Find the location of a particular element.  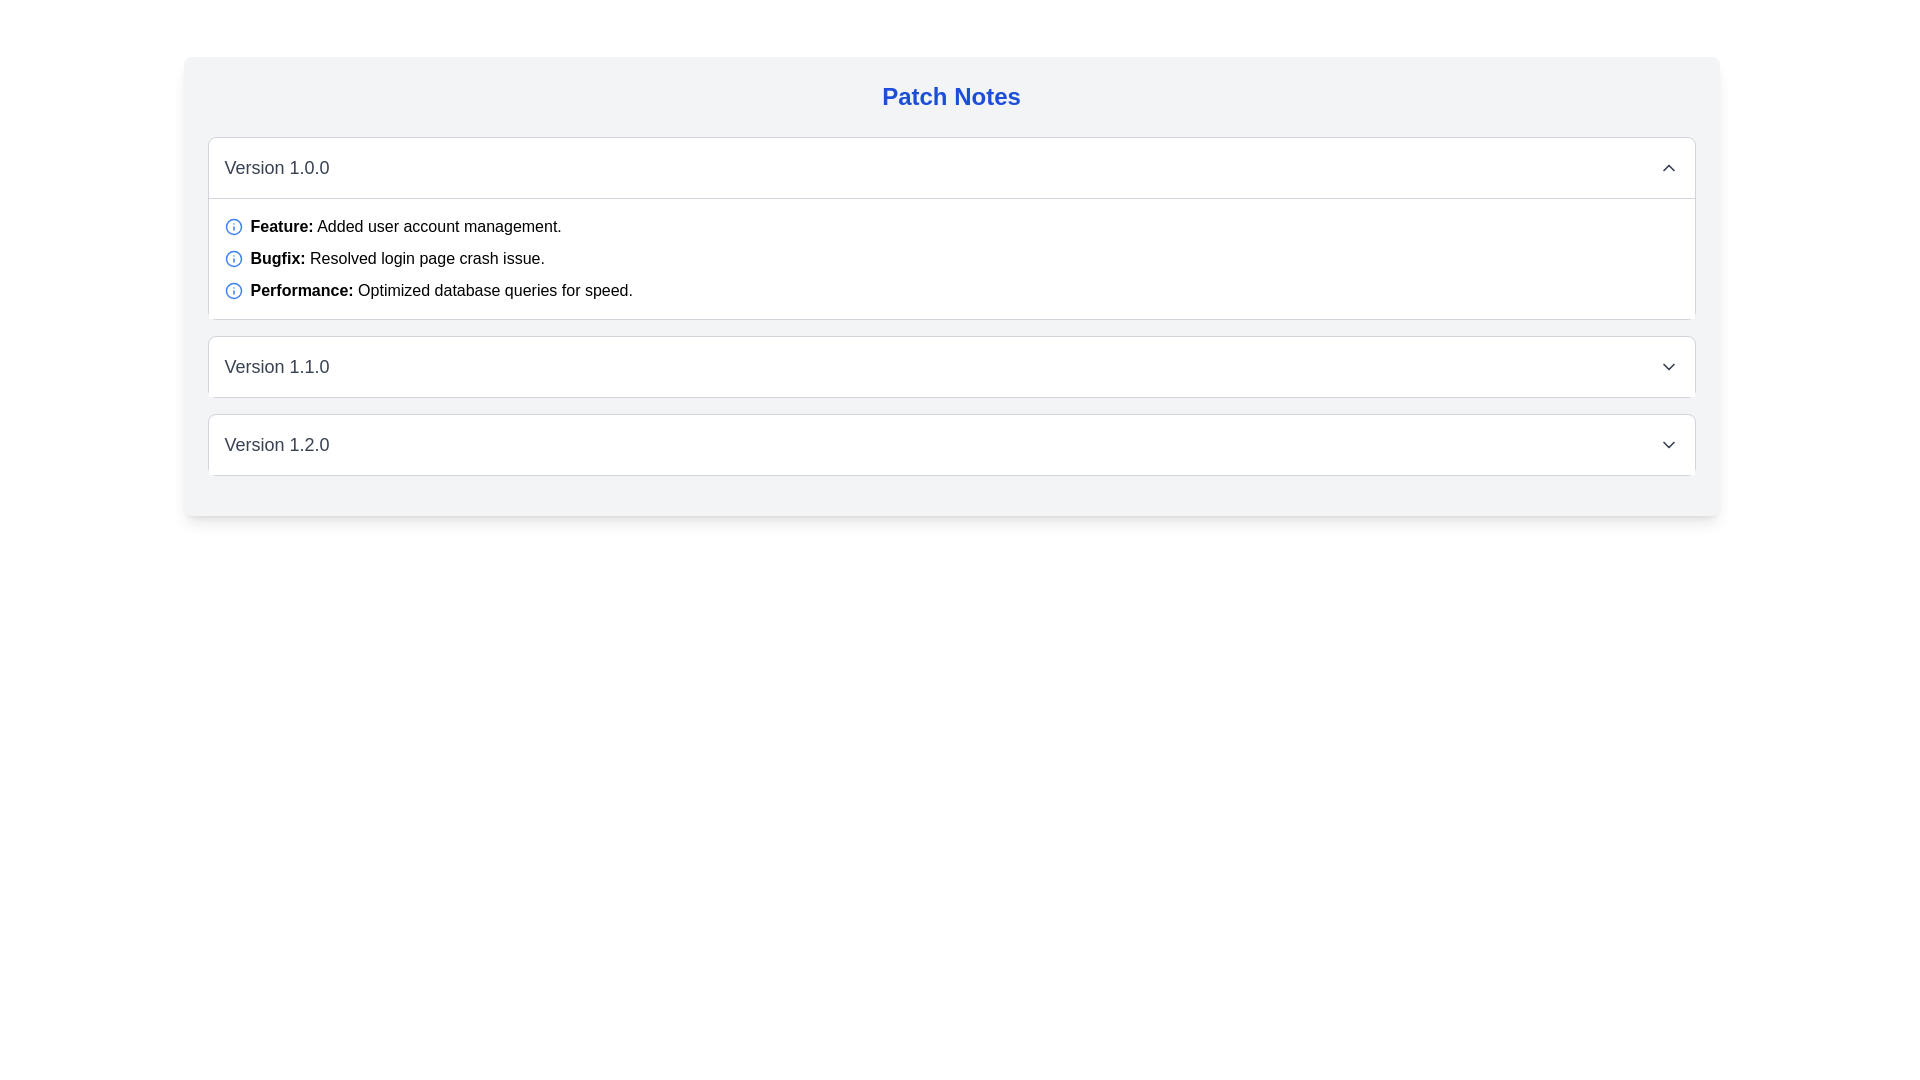

the circular graphical icon that serves as an indicator next to the 'Feature' list item in the 'Version 1.0.0' section is located at coordinates (233, 257).